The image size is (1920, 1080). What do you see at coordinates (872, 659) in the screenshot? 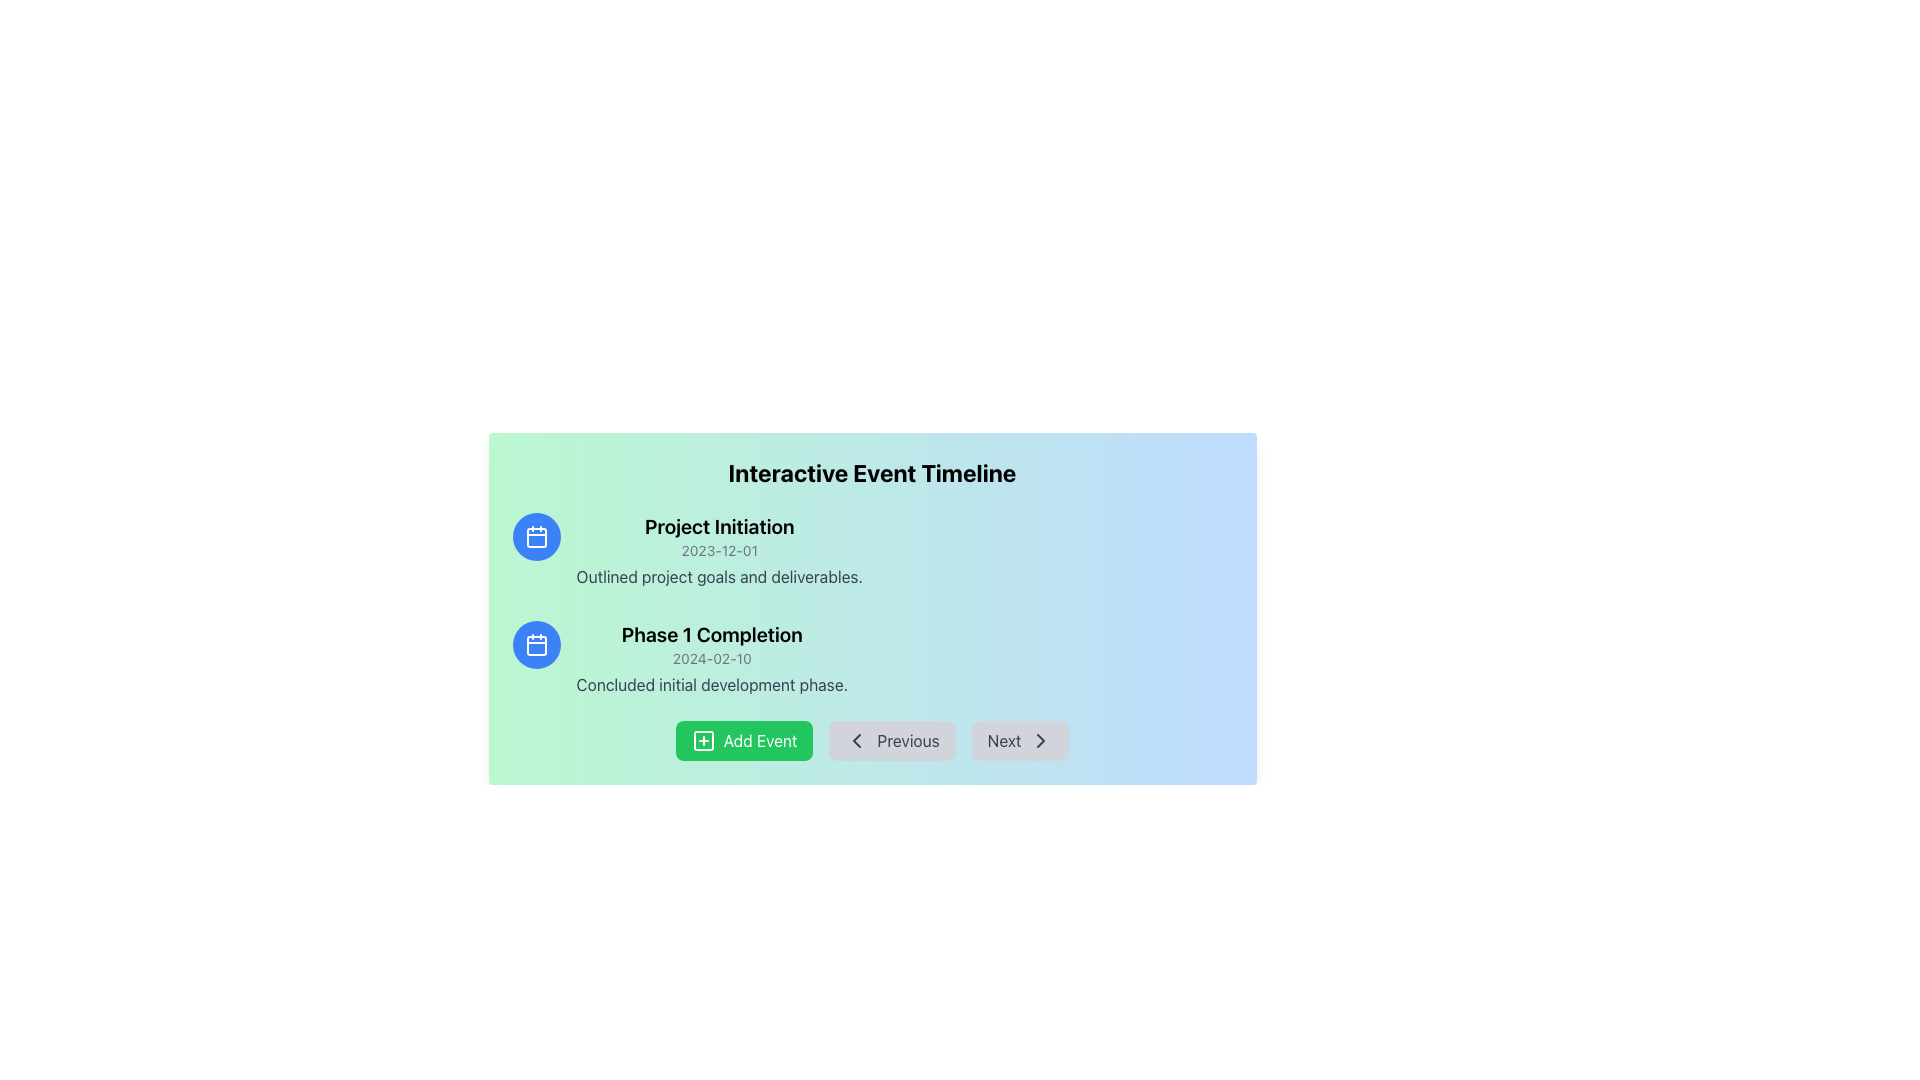
I see `the informational panel labeled 'Phase 1 Completion' located in the lower half of the interface, which summarizes the event details including its title, date, and conclusion notes` at bounding box center [872, 659].